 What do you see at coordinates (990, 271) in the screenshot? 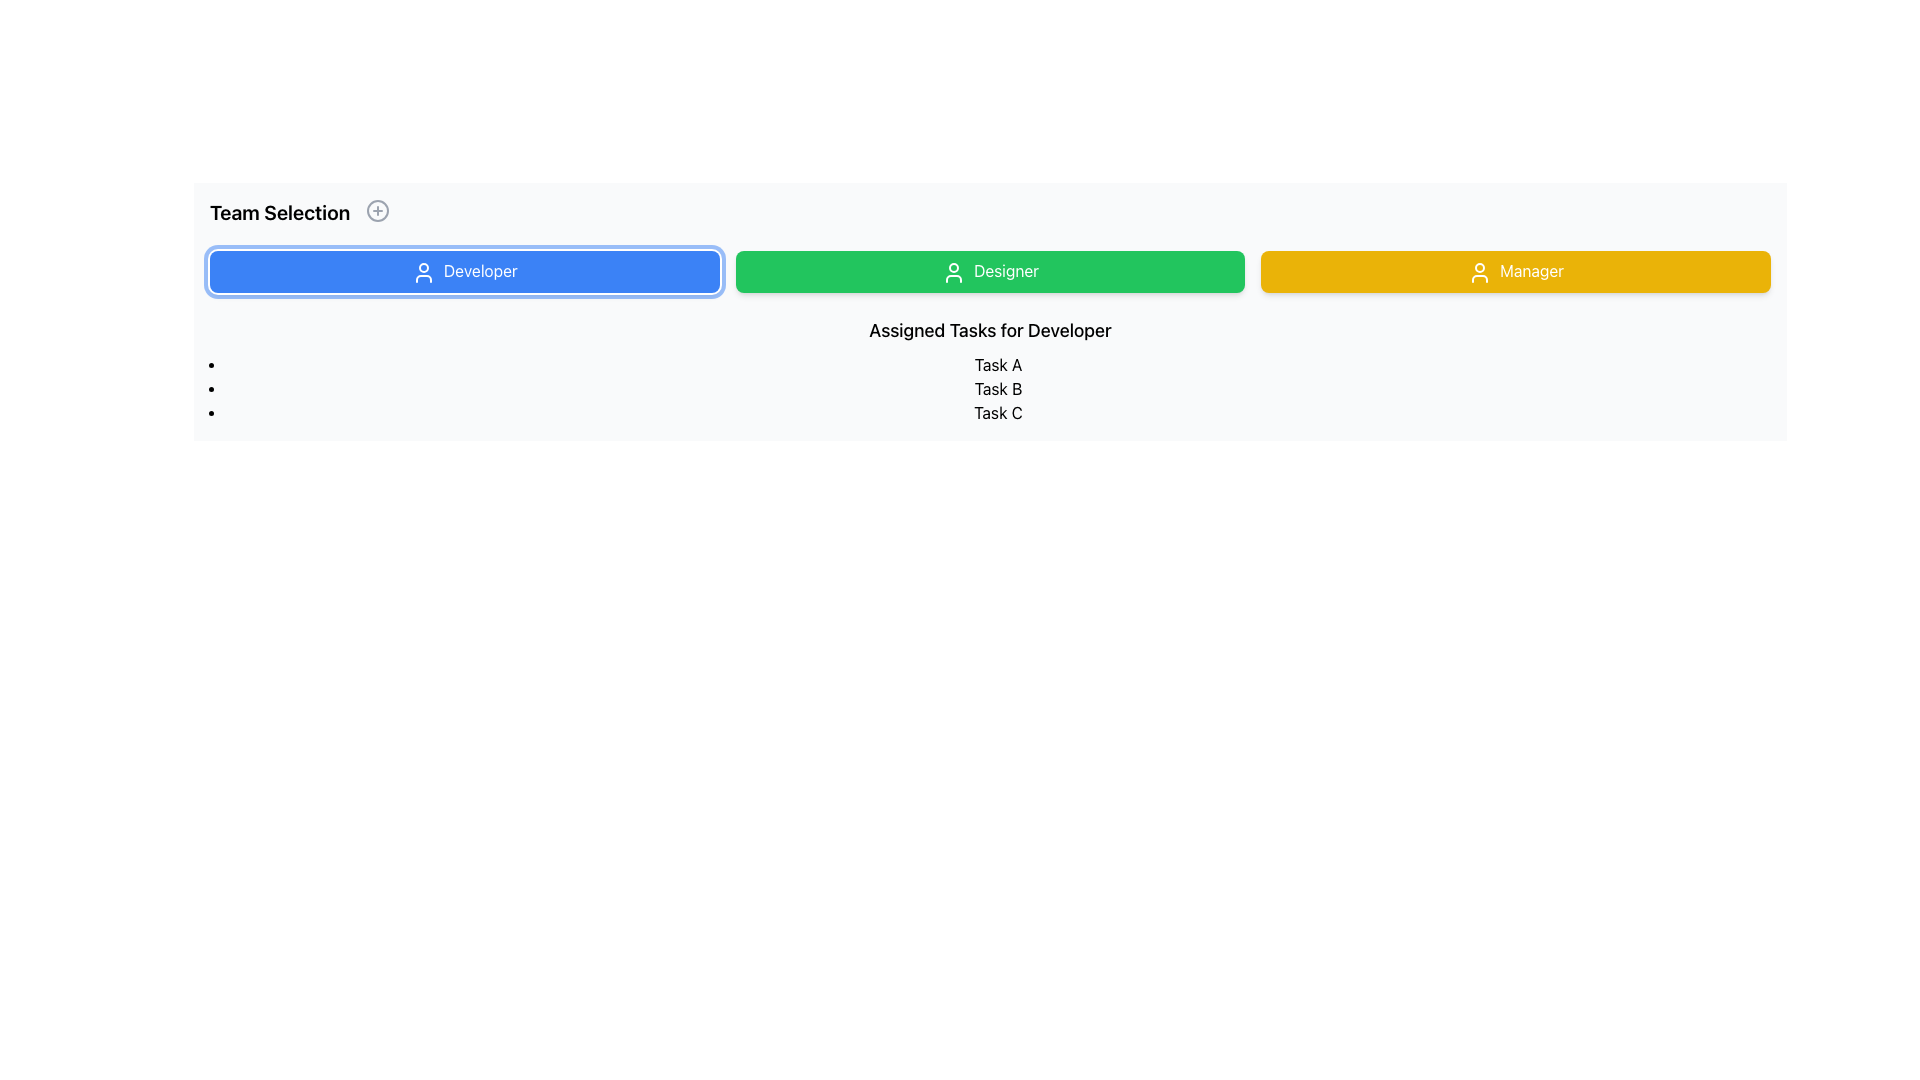
I see `the 'Designer' button located in the 'Team Selection' section` at bounding box center [990, 271].